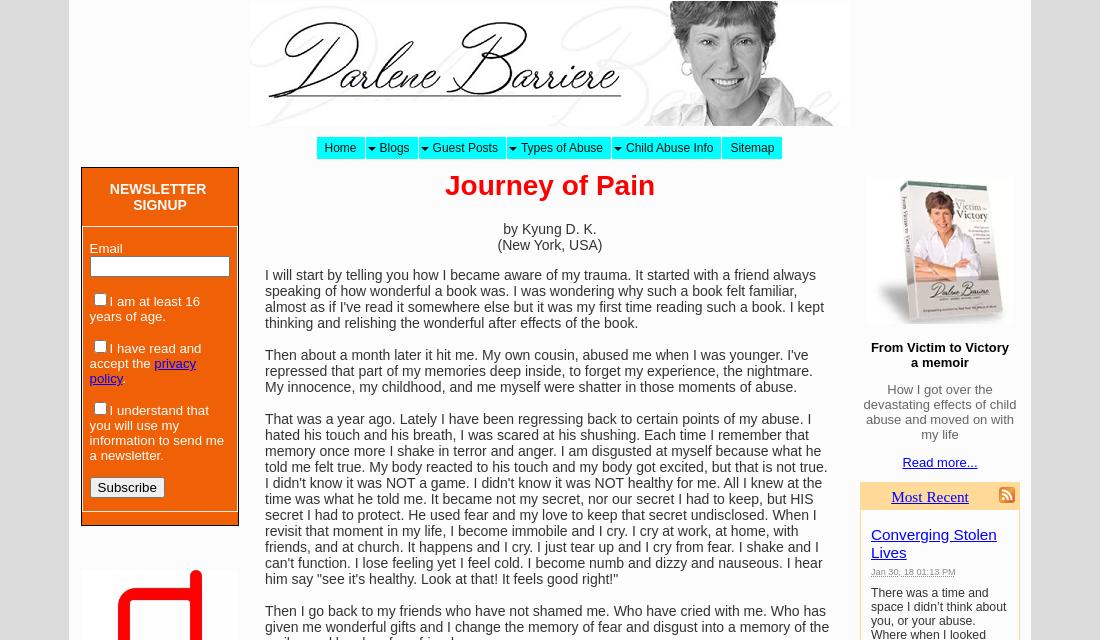 This screenshot has width=1100, height=640. I want to click on 'How I got over the devastating effects of child abuse and moved on with my life', so click(861, 411).